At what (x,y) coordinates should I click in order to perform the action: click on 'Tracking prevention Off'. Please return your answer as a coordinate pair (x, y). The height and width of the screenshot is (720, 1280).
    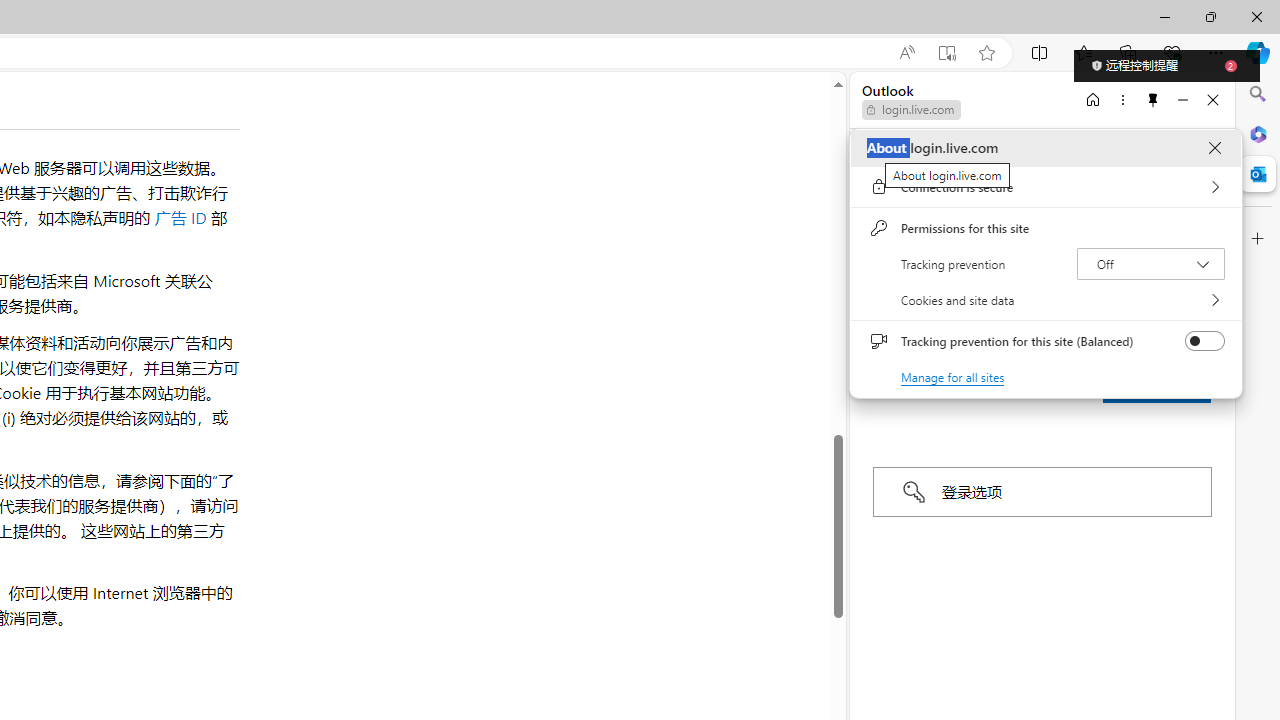
    Looking at the image, I should click on (1150, 262).